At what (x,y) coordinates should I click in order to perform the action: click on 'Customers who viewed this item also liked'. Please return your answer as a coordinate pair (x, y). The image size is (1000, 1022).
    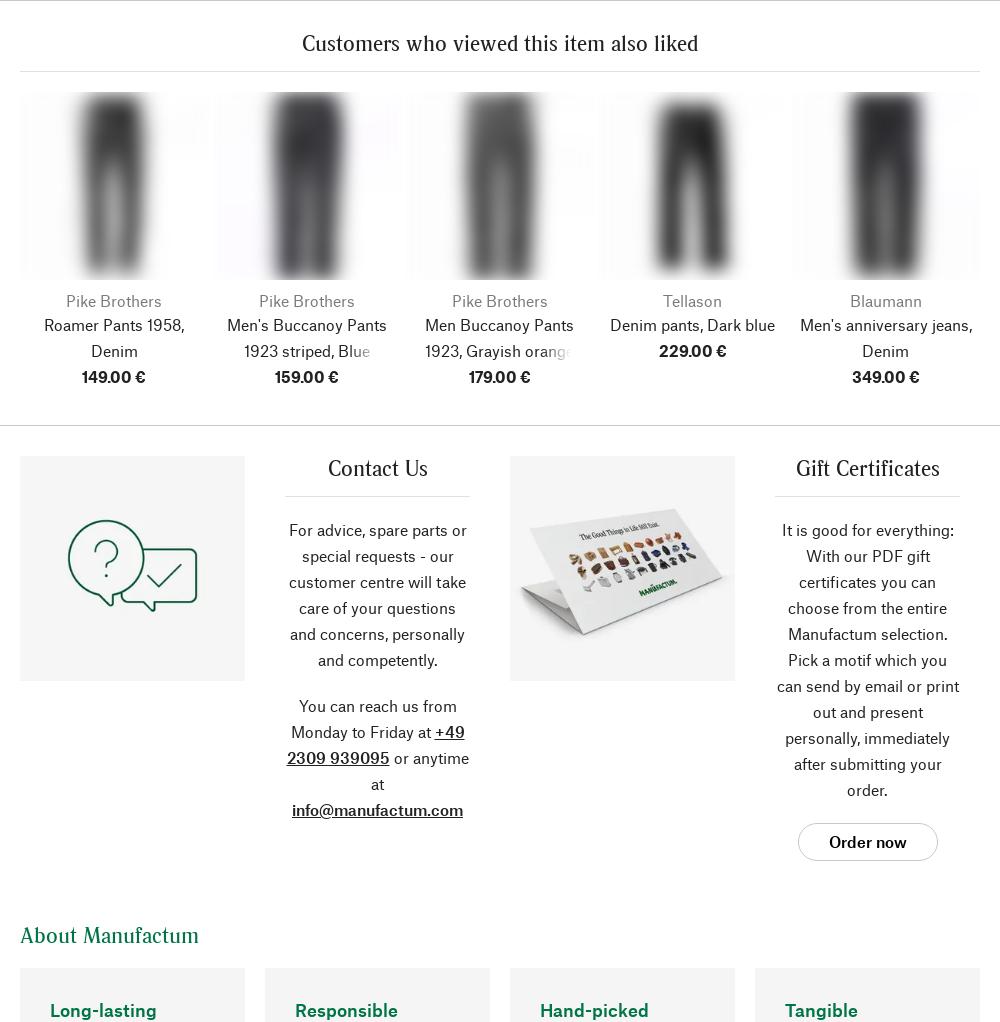
    Looking at the image, I should click on (500, 42).